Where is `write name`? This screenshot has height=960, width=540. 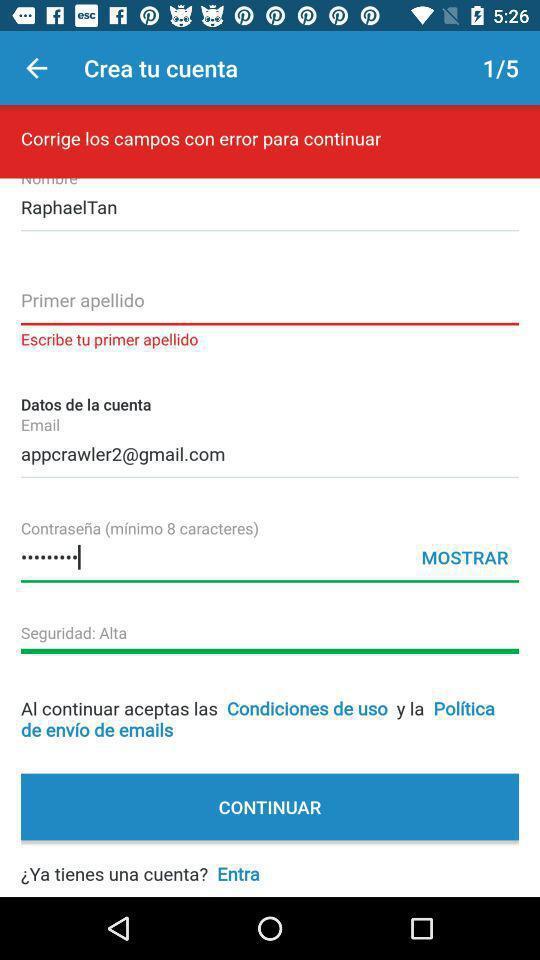 write name is located at coordinates (270, 306).